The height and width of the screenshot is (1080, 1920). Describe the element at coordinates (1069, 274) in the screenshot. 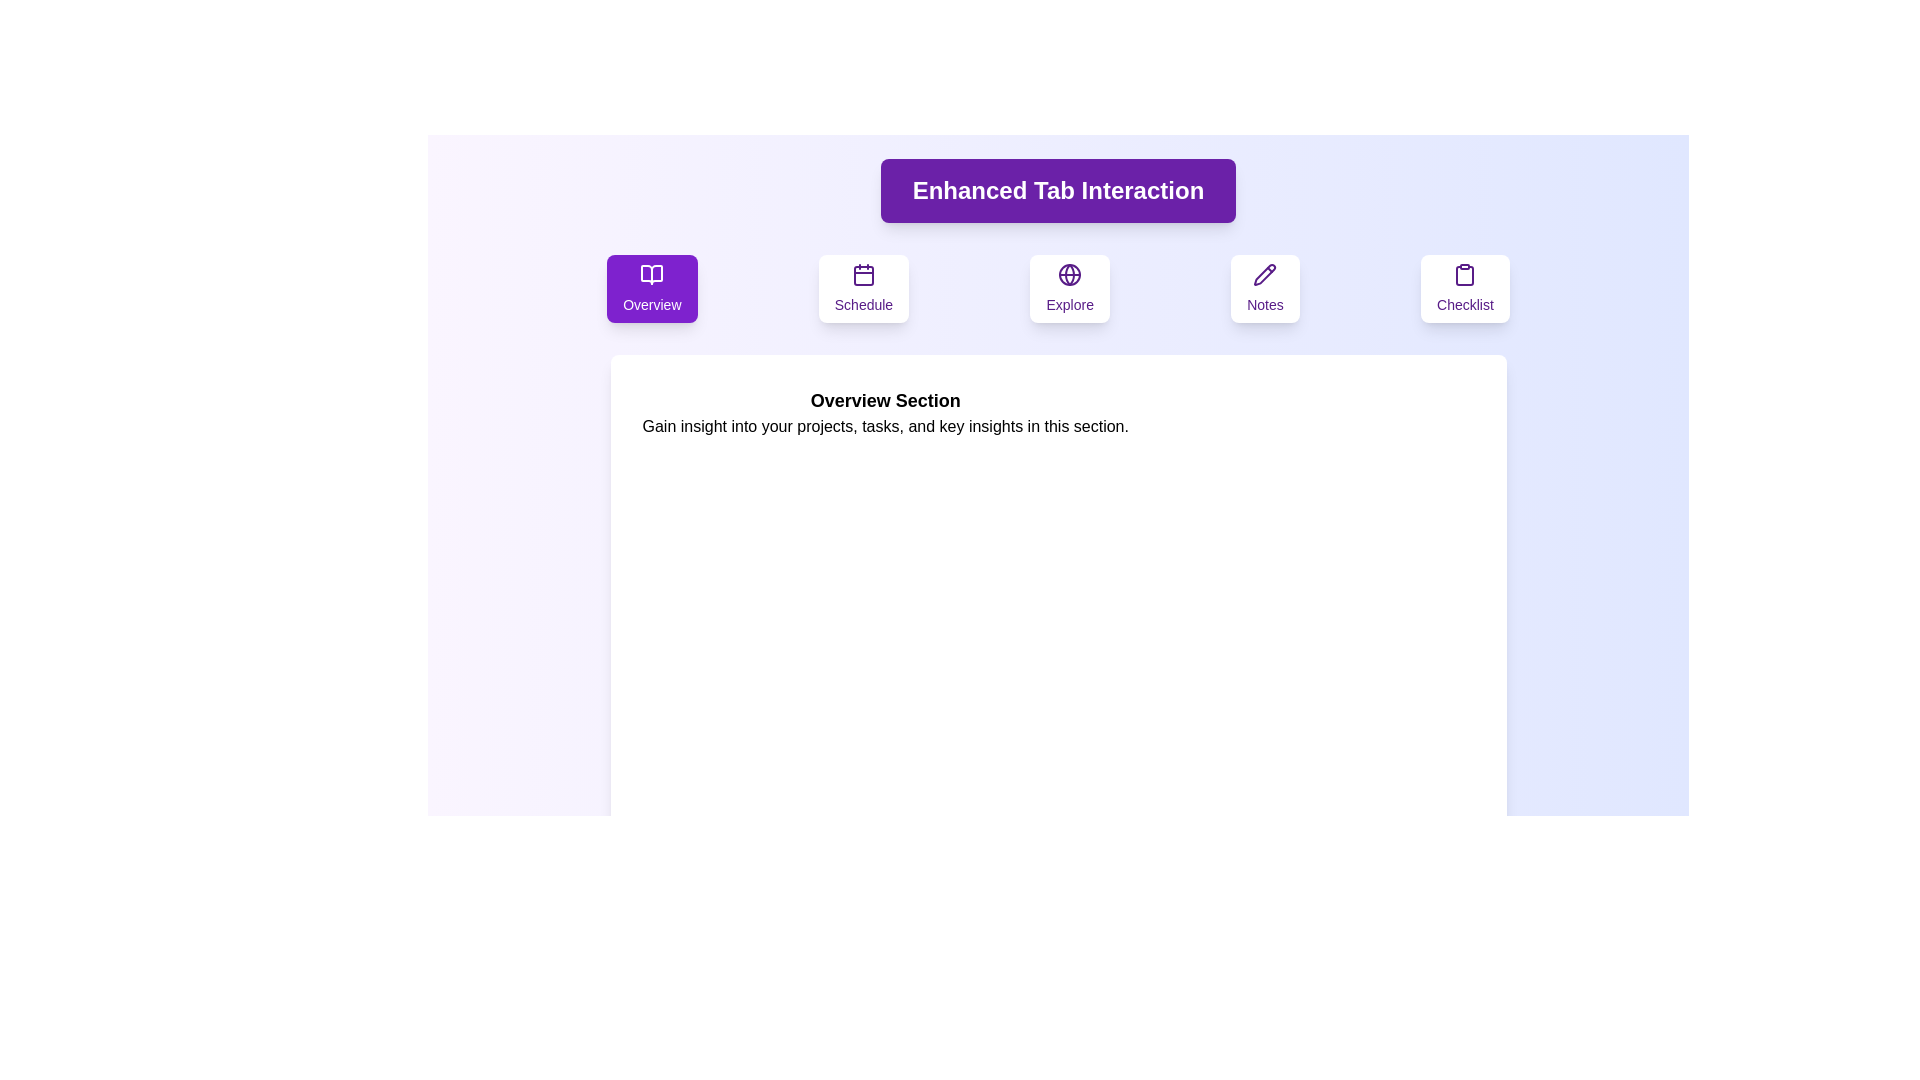

I see `the icon representing exploration or global connectivity, which is centrally located within the 'Explore' button, the third button in the navigation options` at that location.